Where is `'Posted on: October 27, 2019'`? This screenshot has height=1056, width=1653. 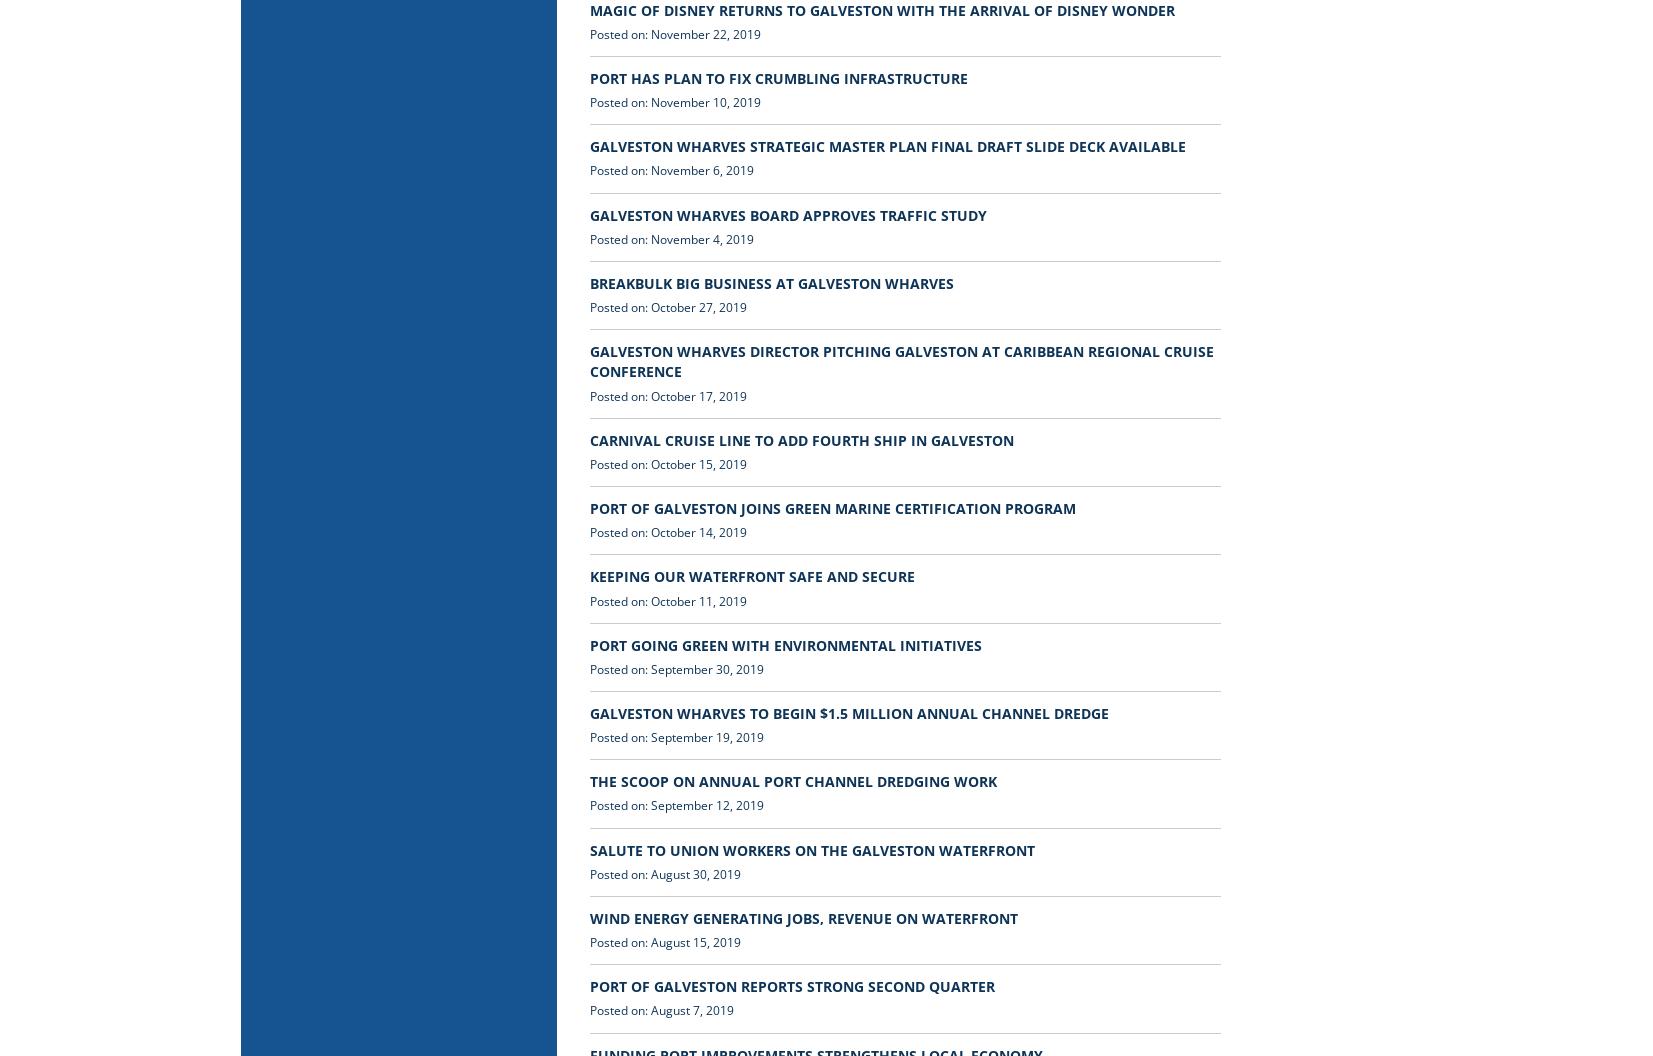 'Posted on: October 27, 2019' is located at coordinates (667, 307).